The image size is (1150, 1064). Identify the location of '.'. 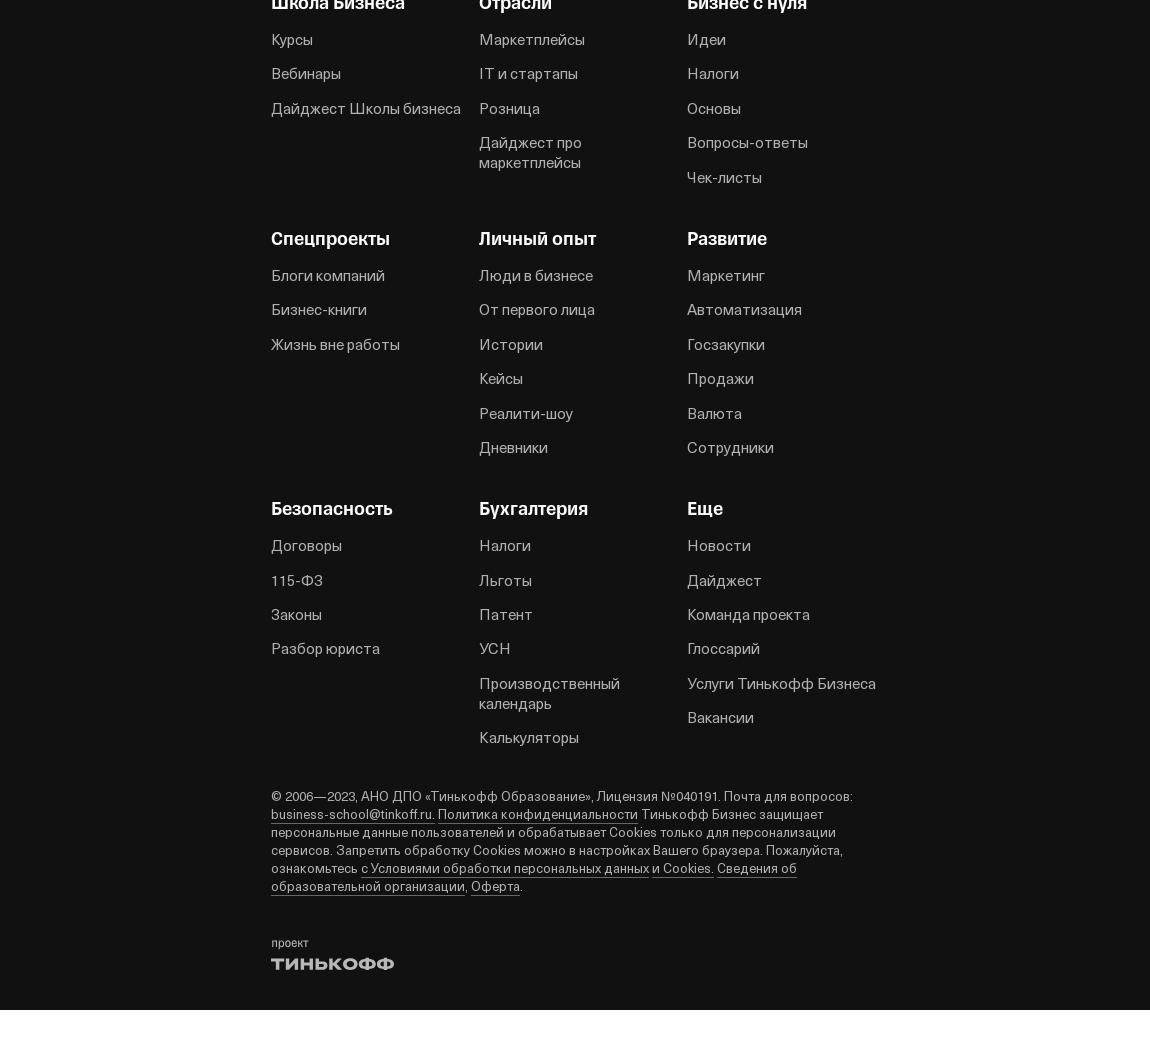
(520, 885).